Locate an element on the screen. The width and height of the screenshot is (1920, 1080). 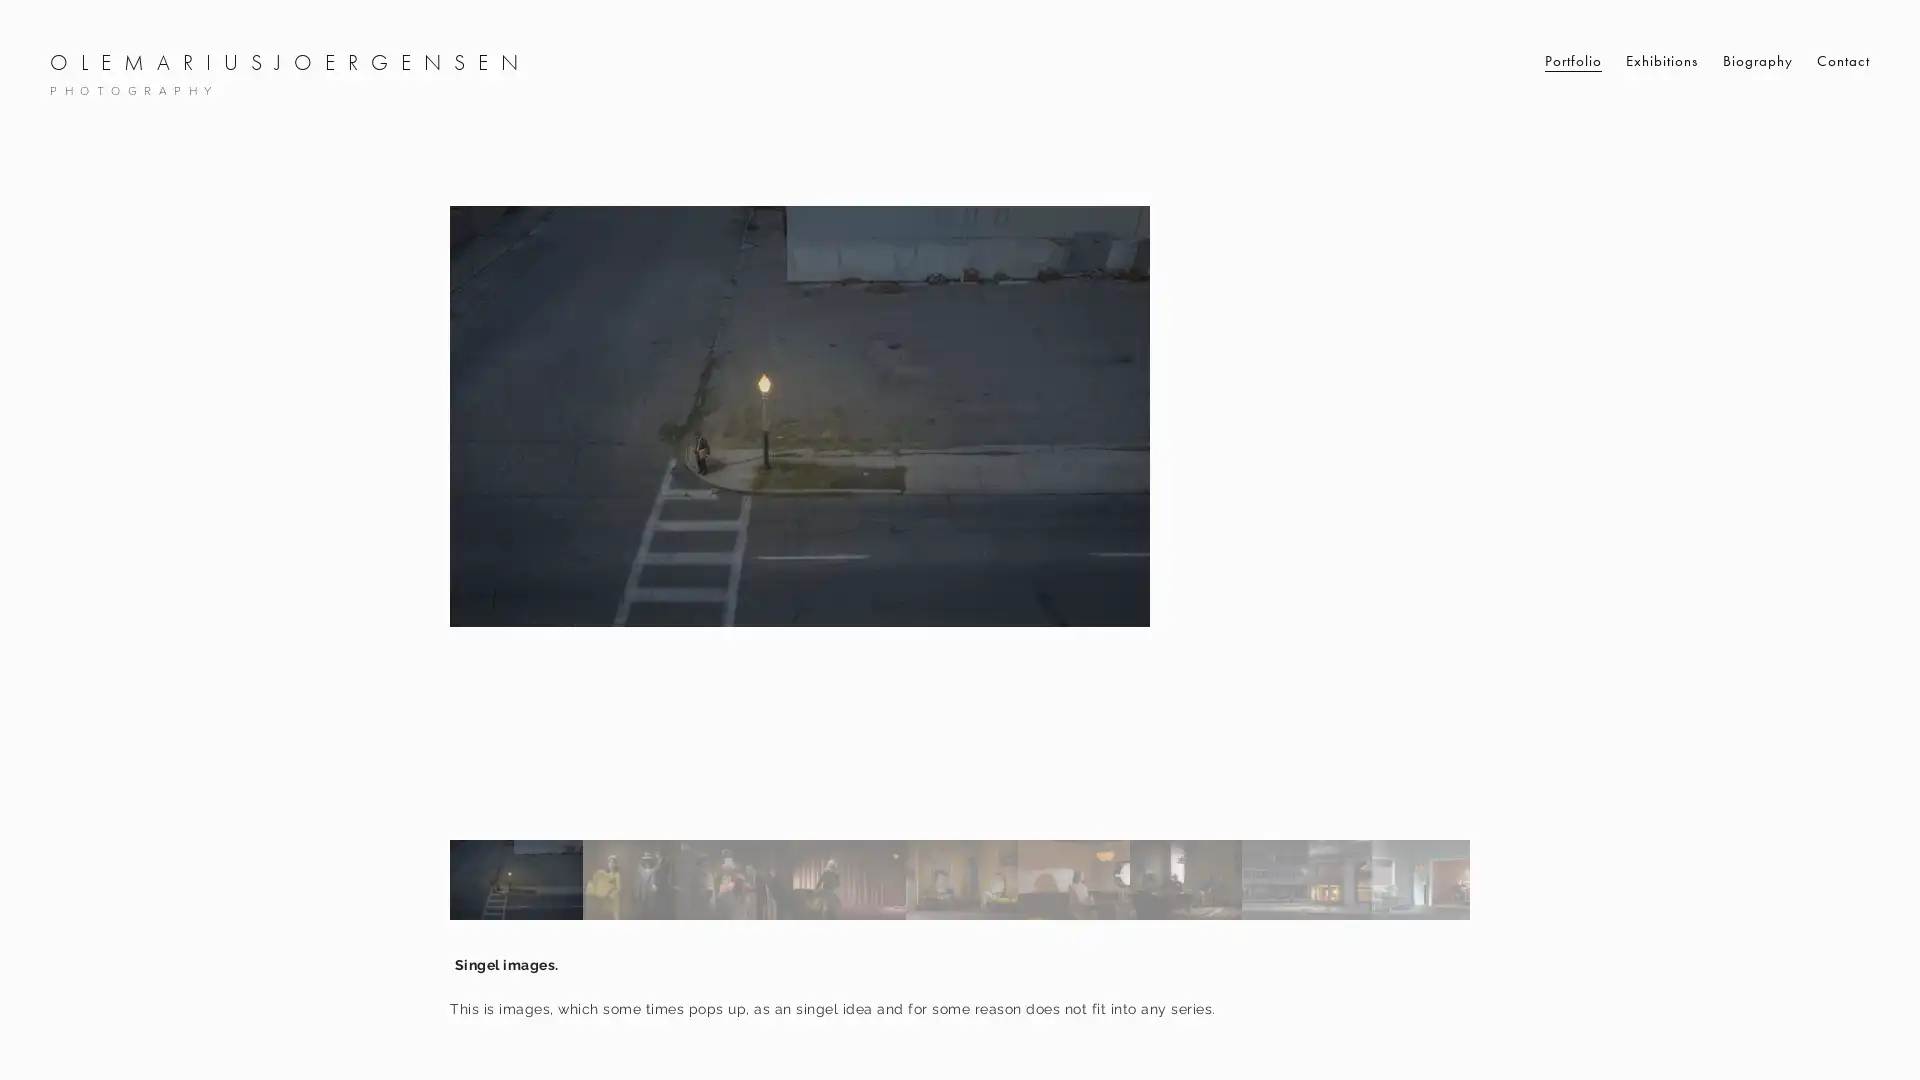
Slide 2 is located at coordinates (630, 878).